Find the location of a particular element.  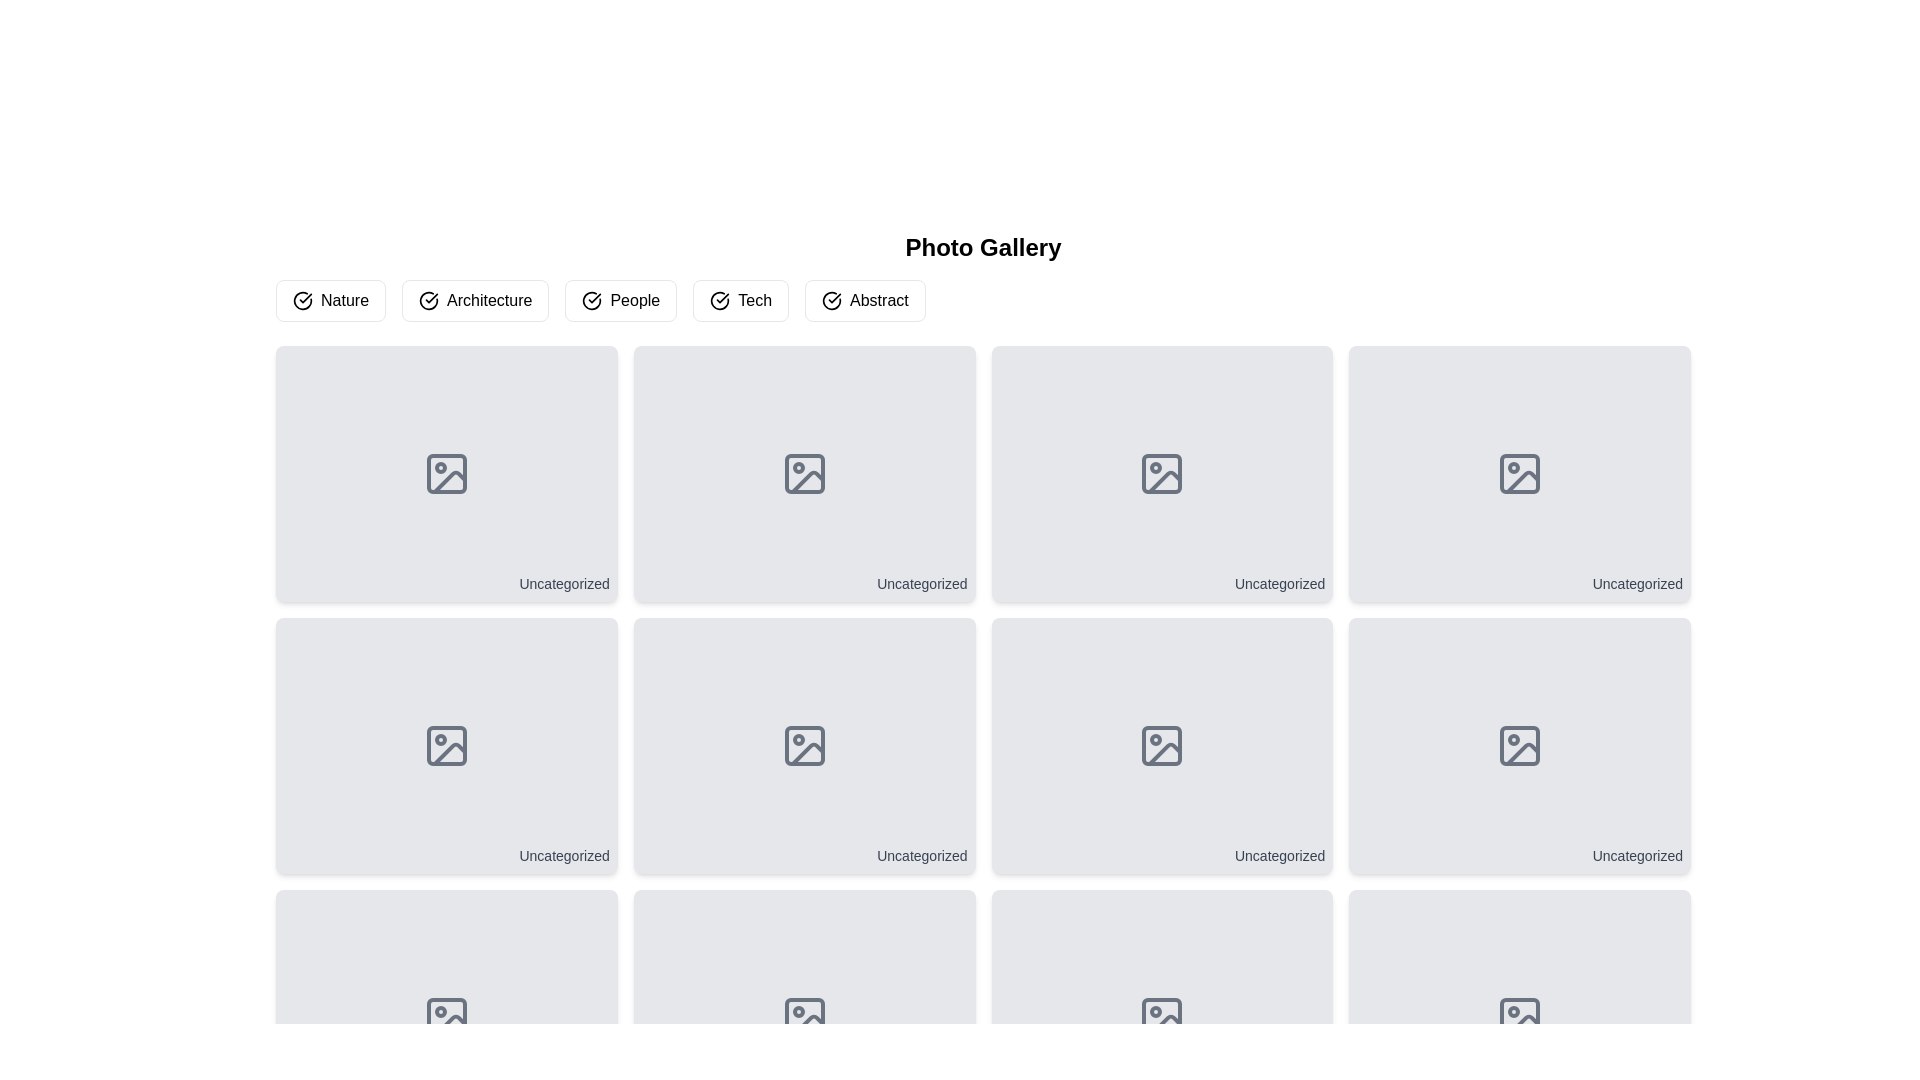

the text label located at the bottom-right corner of the second card in the second row of the grid layout is located at coordinates (563, 855).